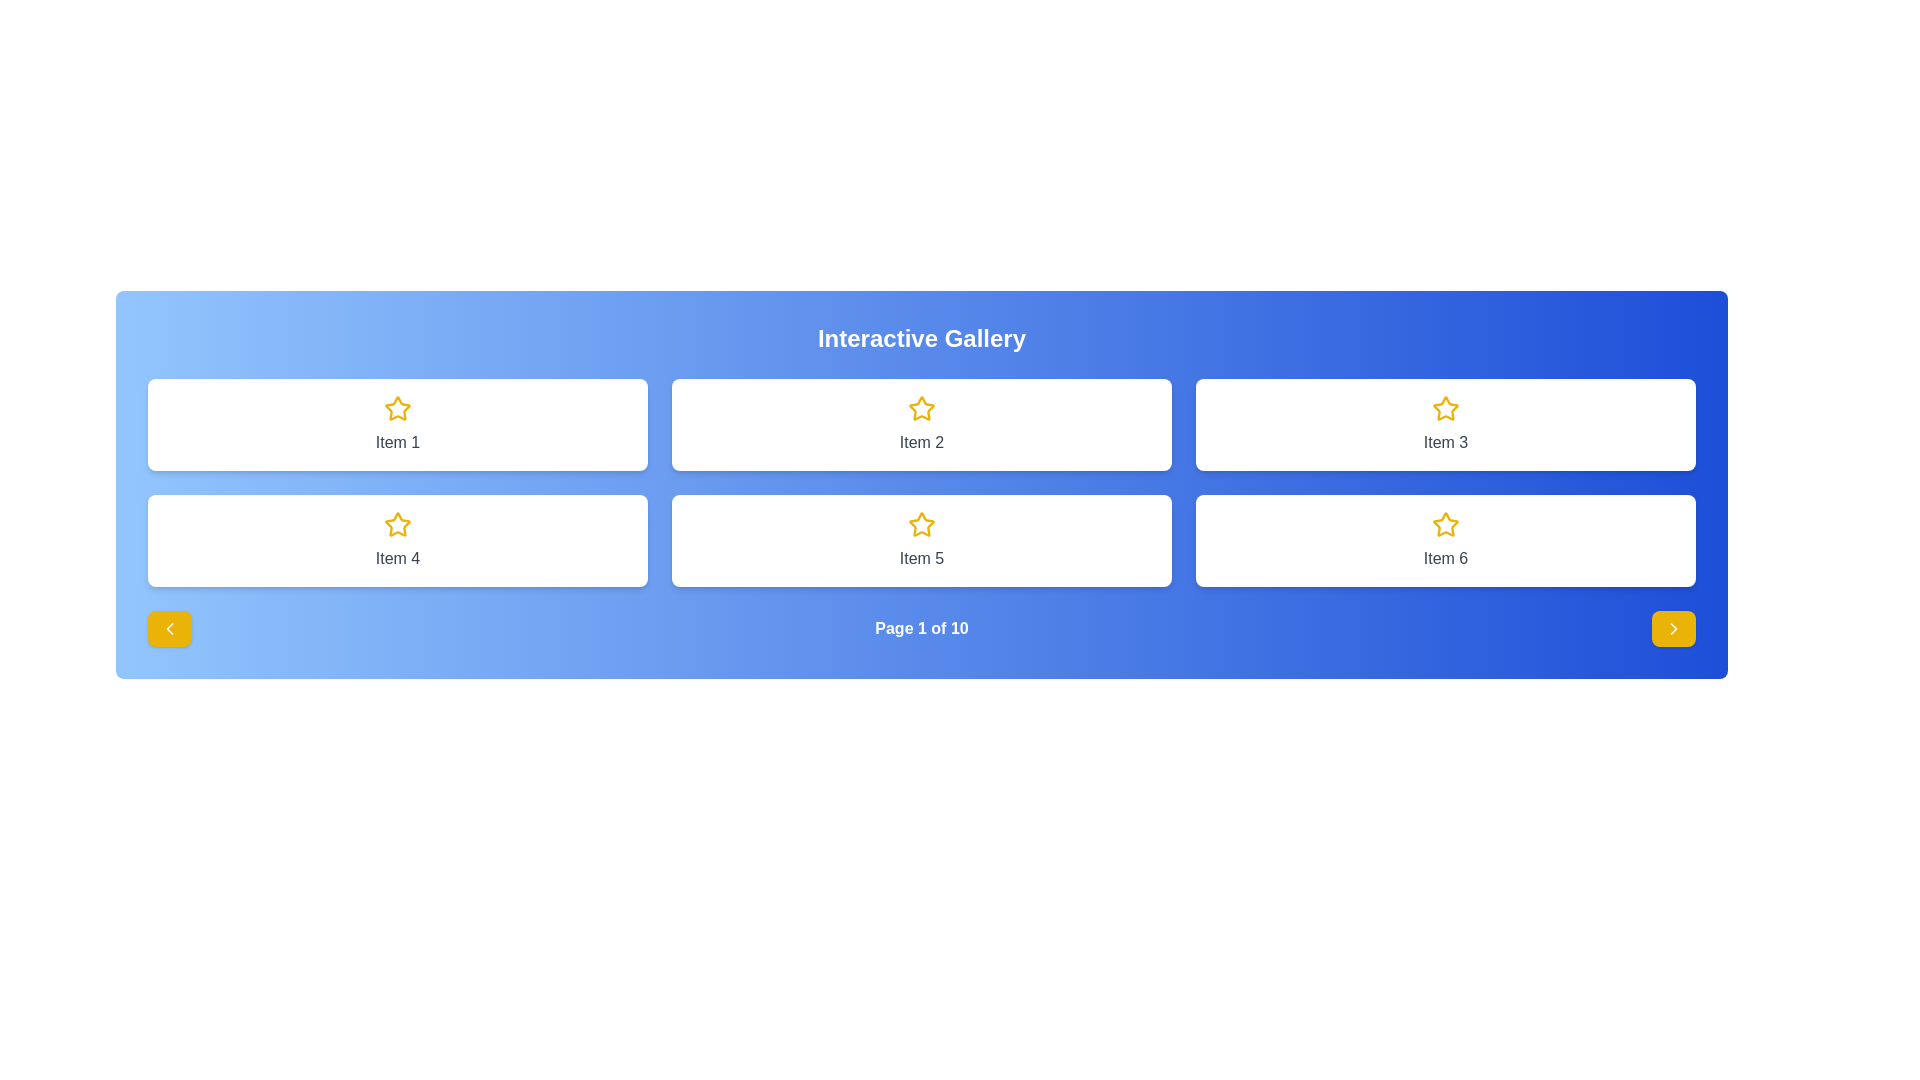 The width and height of the screenshot is (1920, 1080). I want to click on the label displaying 'Item 3', which is located below the star icon in the second row, first column of the grid in 'Interactive Gallery', so click(1445, 442).